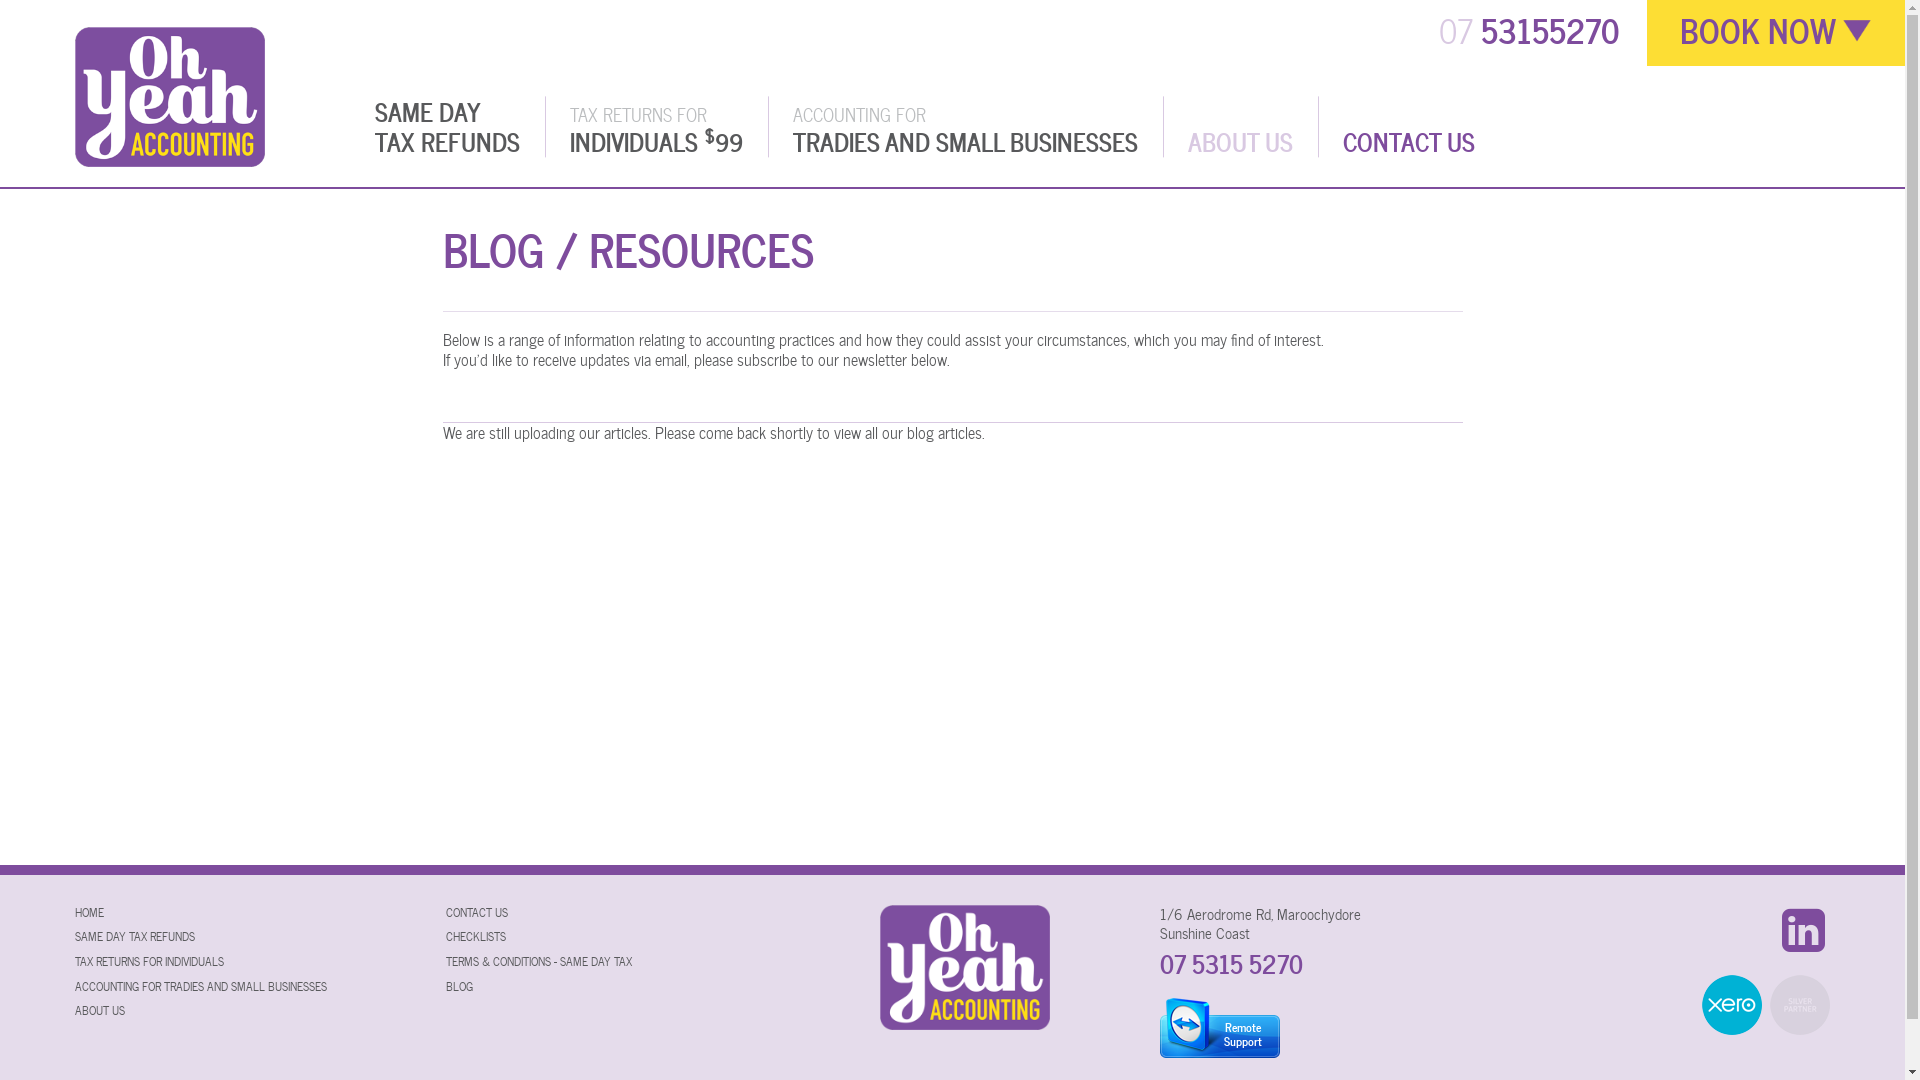 Image resolution: width=1920 pixels, height=1080 pixels. Describe the element at coordinates (201, 985) in the screenshot. I see `'ACCOUNTING FOR TRADIES AND SMALL BUSINESSES'` at that location.